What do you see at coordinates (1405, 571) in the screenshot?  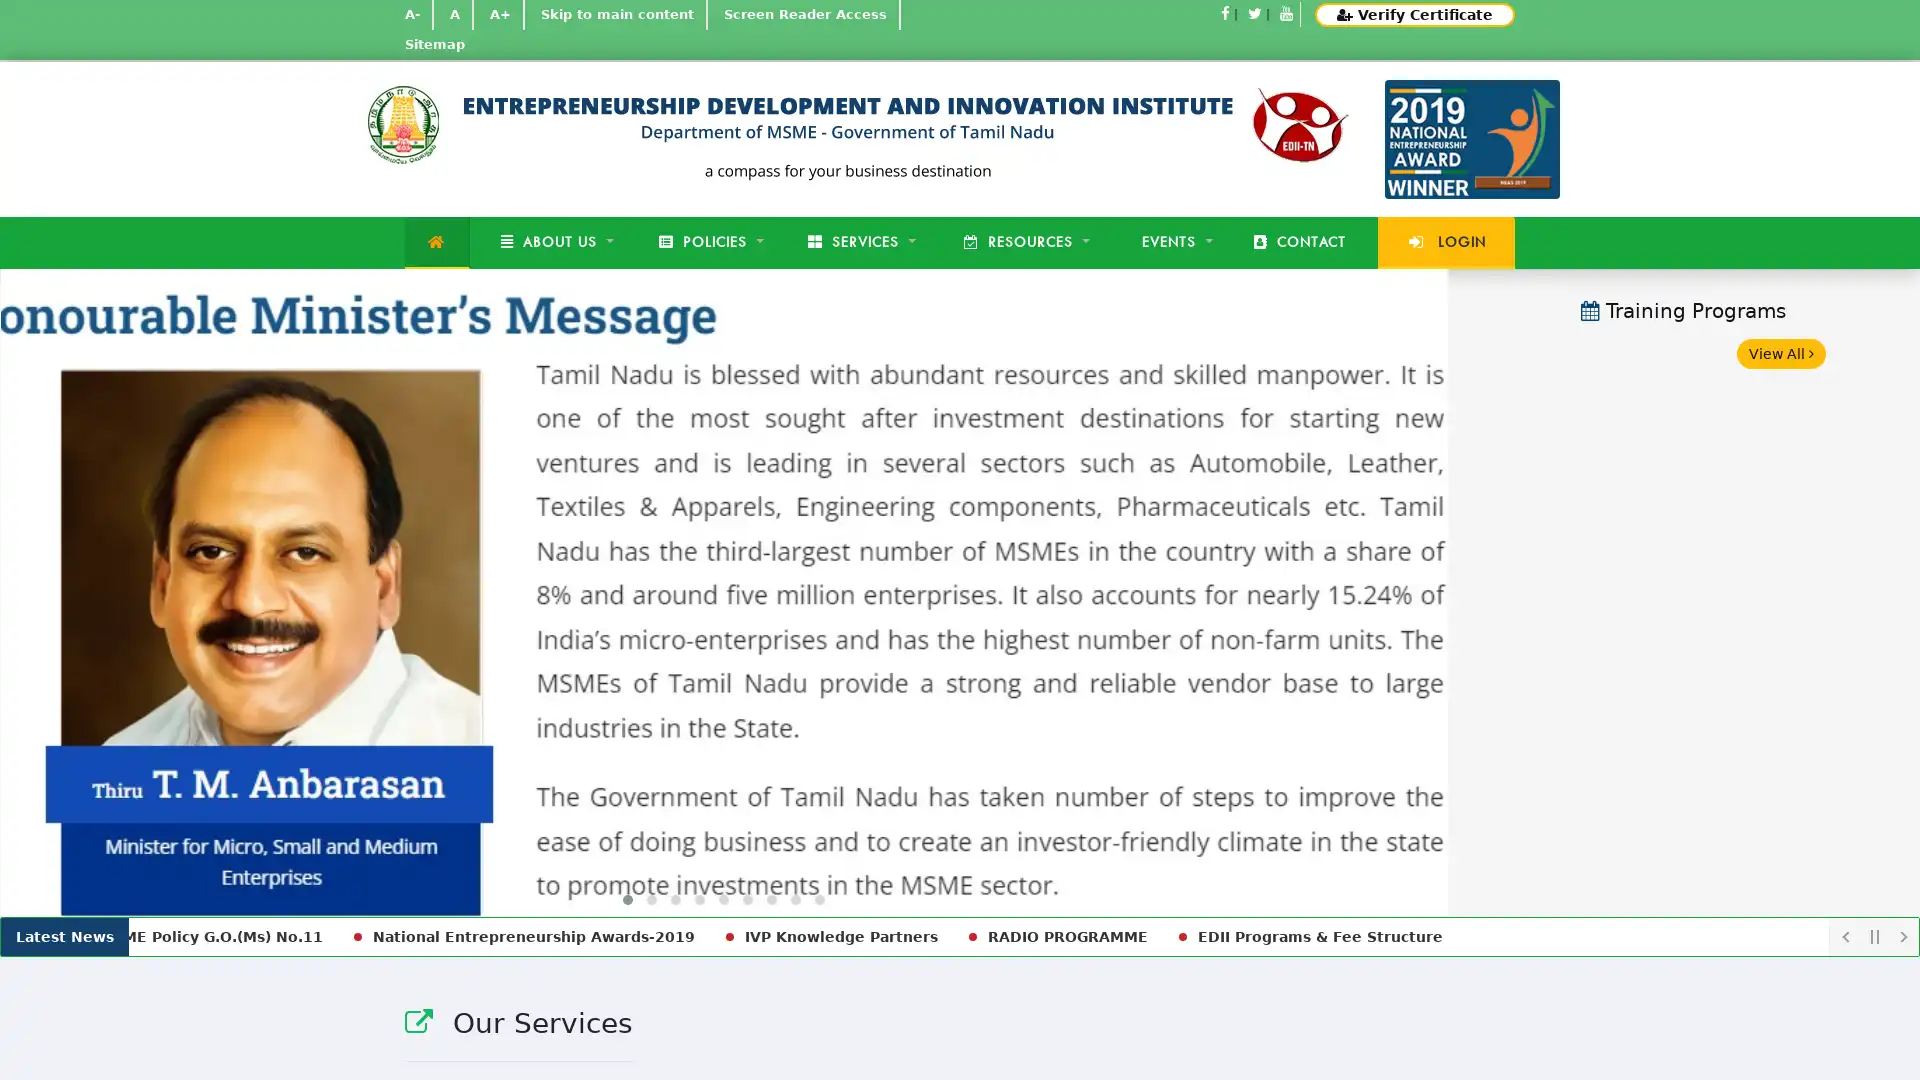 I see `Next` at bounding box center [1405, 571].